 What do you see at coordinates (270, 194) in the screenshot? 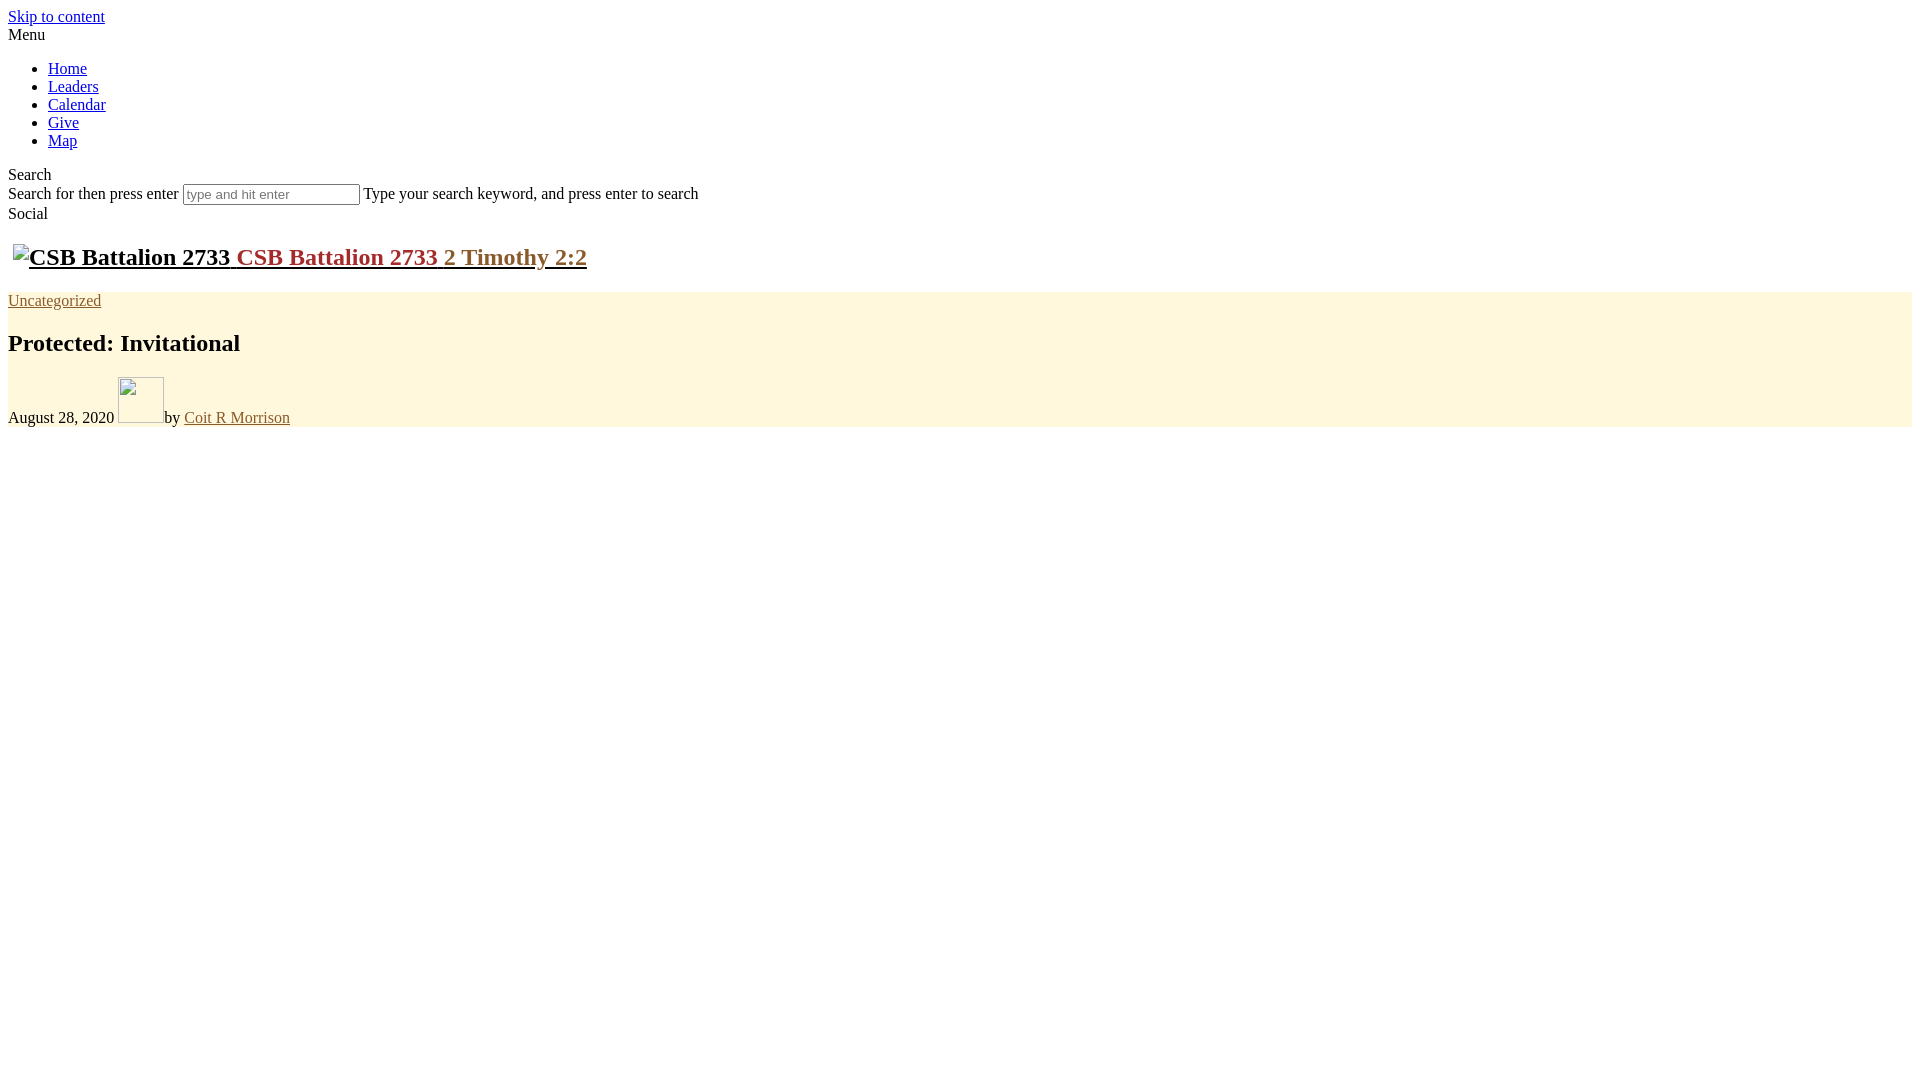
I see `'Search for:'` at bounding box center [270, 194].